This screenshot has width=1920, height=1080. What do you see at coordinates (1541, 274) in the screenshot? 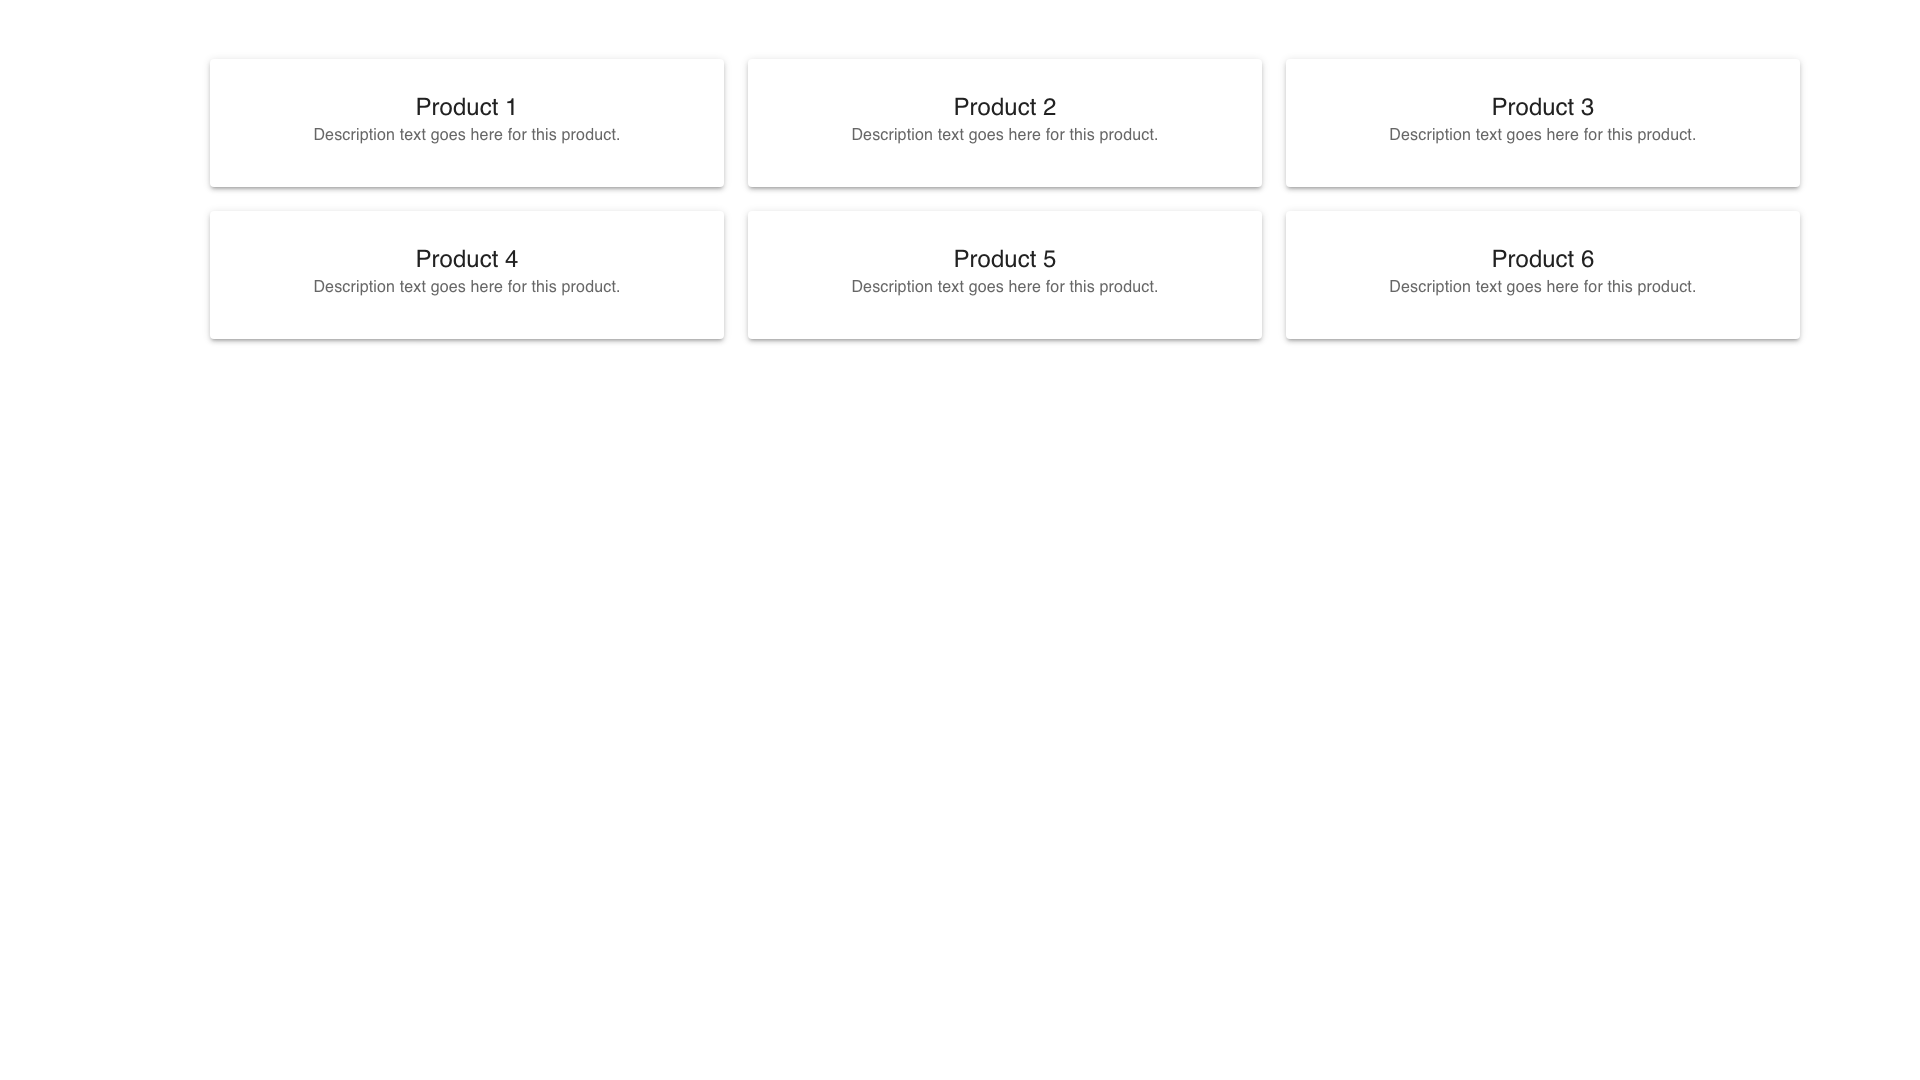
I see `the product card displaying the title 'Product 6' and description 'Description text goes here for this product.' located in the bottom right corner of the grid layout` at bounding box center [1541, 274].